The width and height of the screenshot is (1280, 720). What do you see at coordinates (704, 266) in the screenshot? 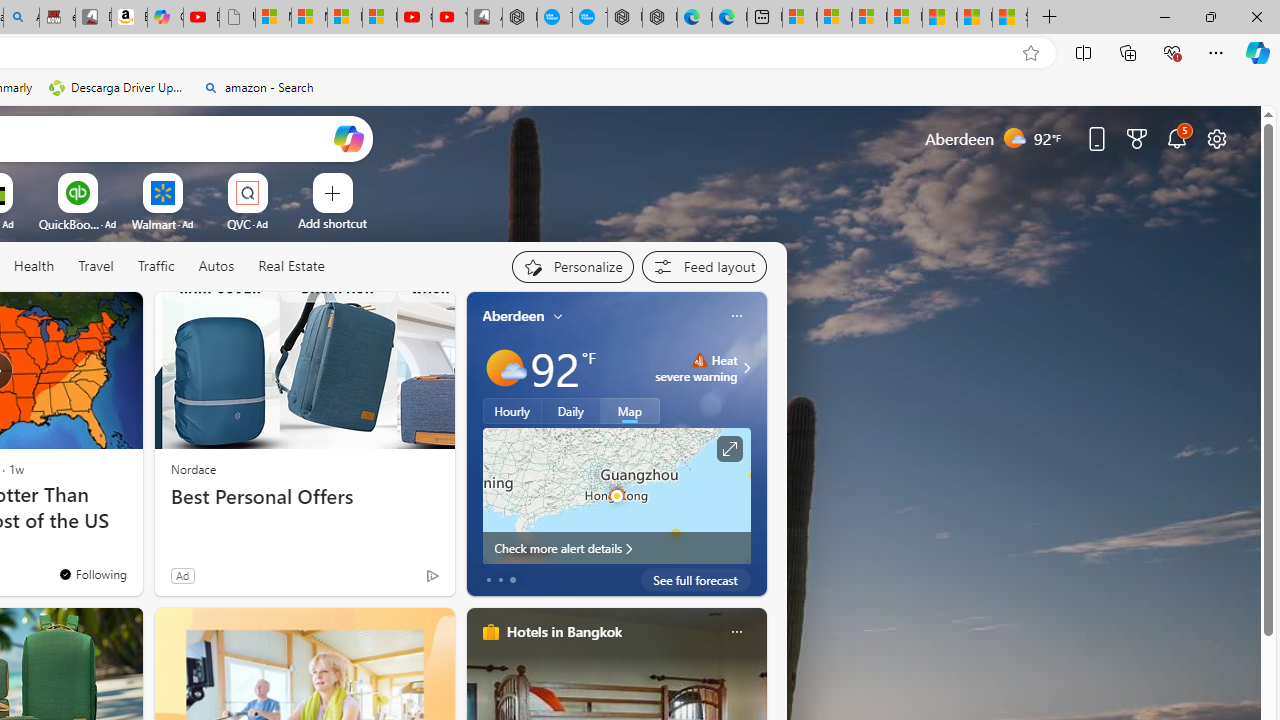
I see `'Feed settings'` at bounding box center [704, 266].